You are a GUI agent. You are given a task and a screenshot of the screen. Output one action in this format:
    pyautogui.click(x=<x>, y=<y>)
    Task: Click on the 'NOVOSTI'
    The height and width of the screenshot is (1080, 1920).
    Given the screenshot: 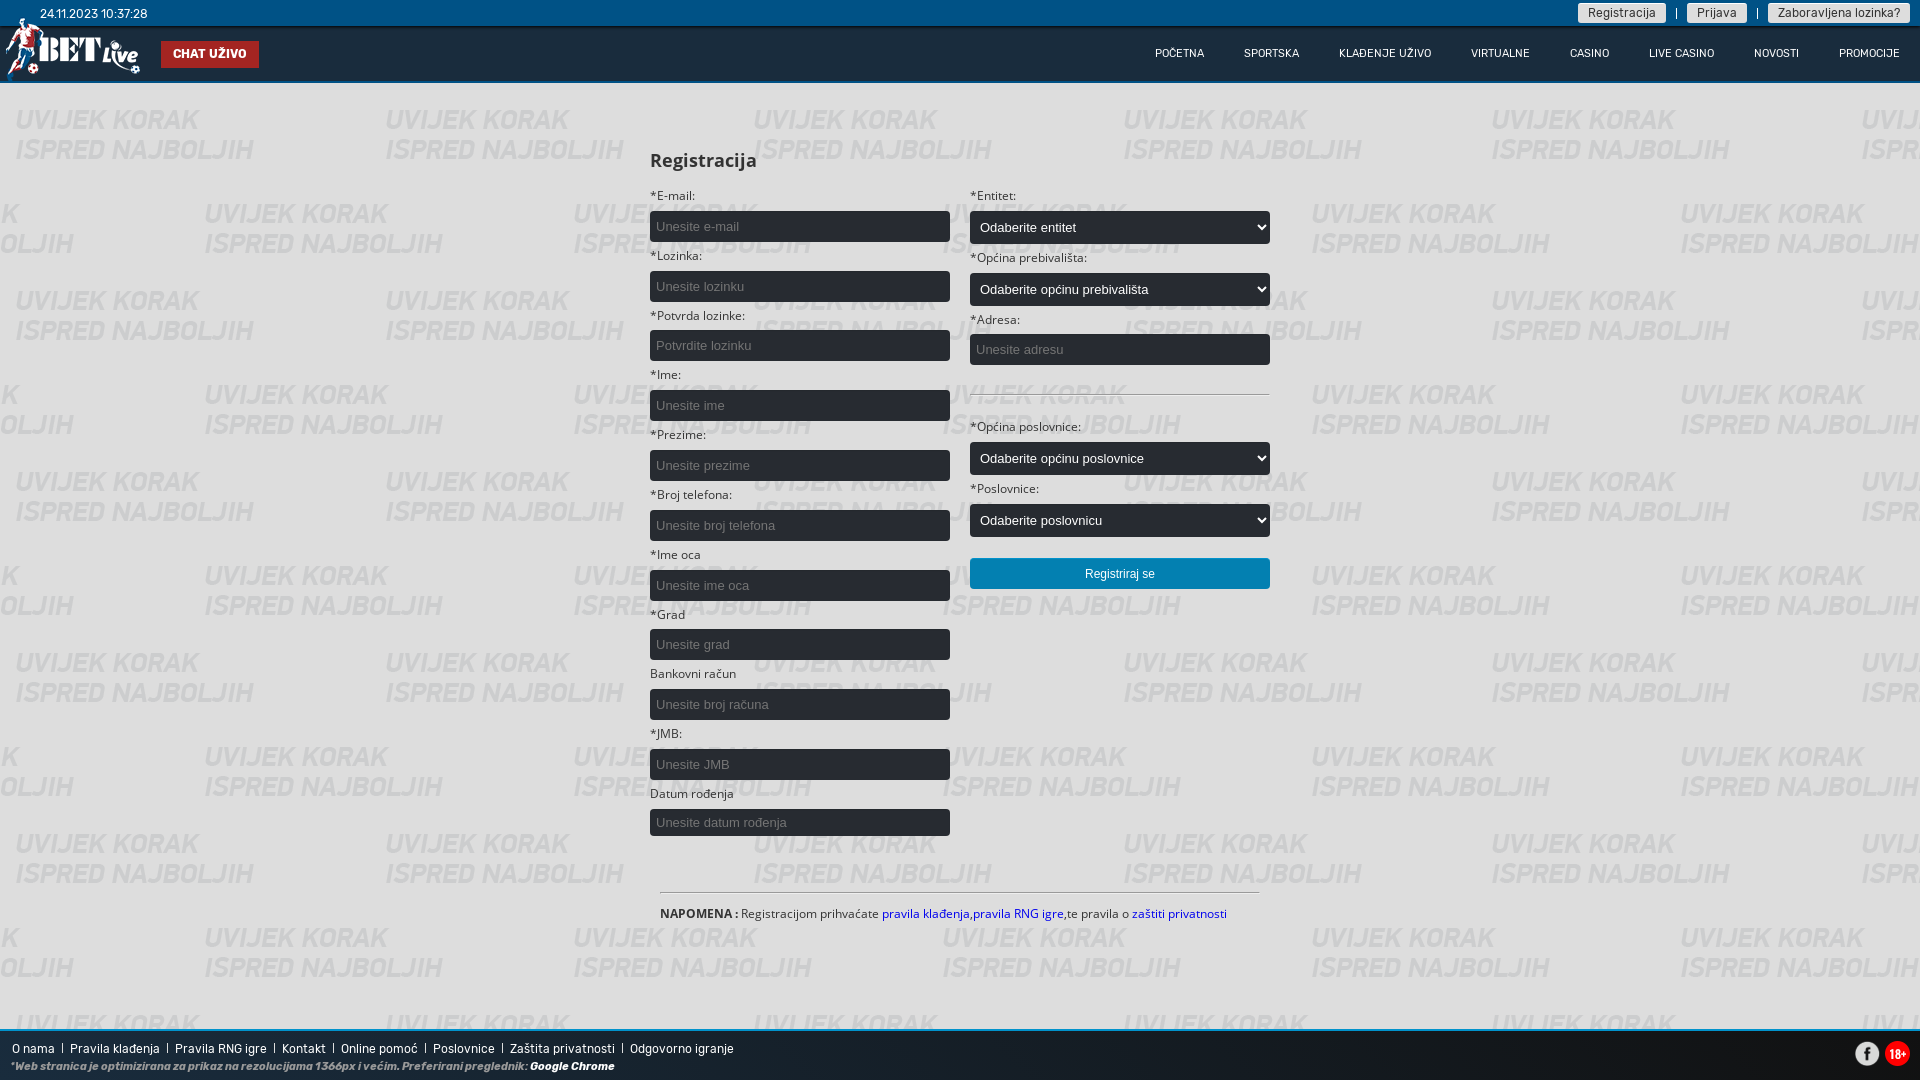 What is the action you would take?
    pyautogui.click(x=1732, y=52)
    